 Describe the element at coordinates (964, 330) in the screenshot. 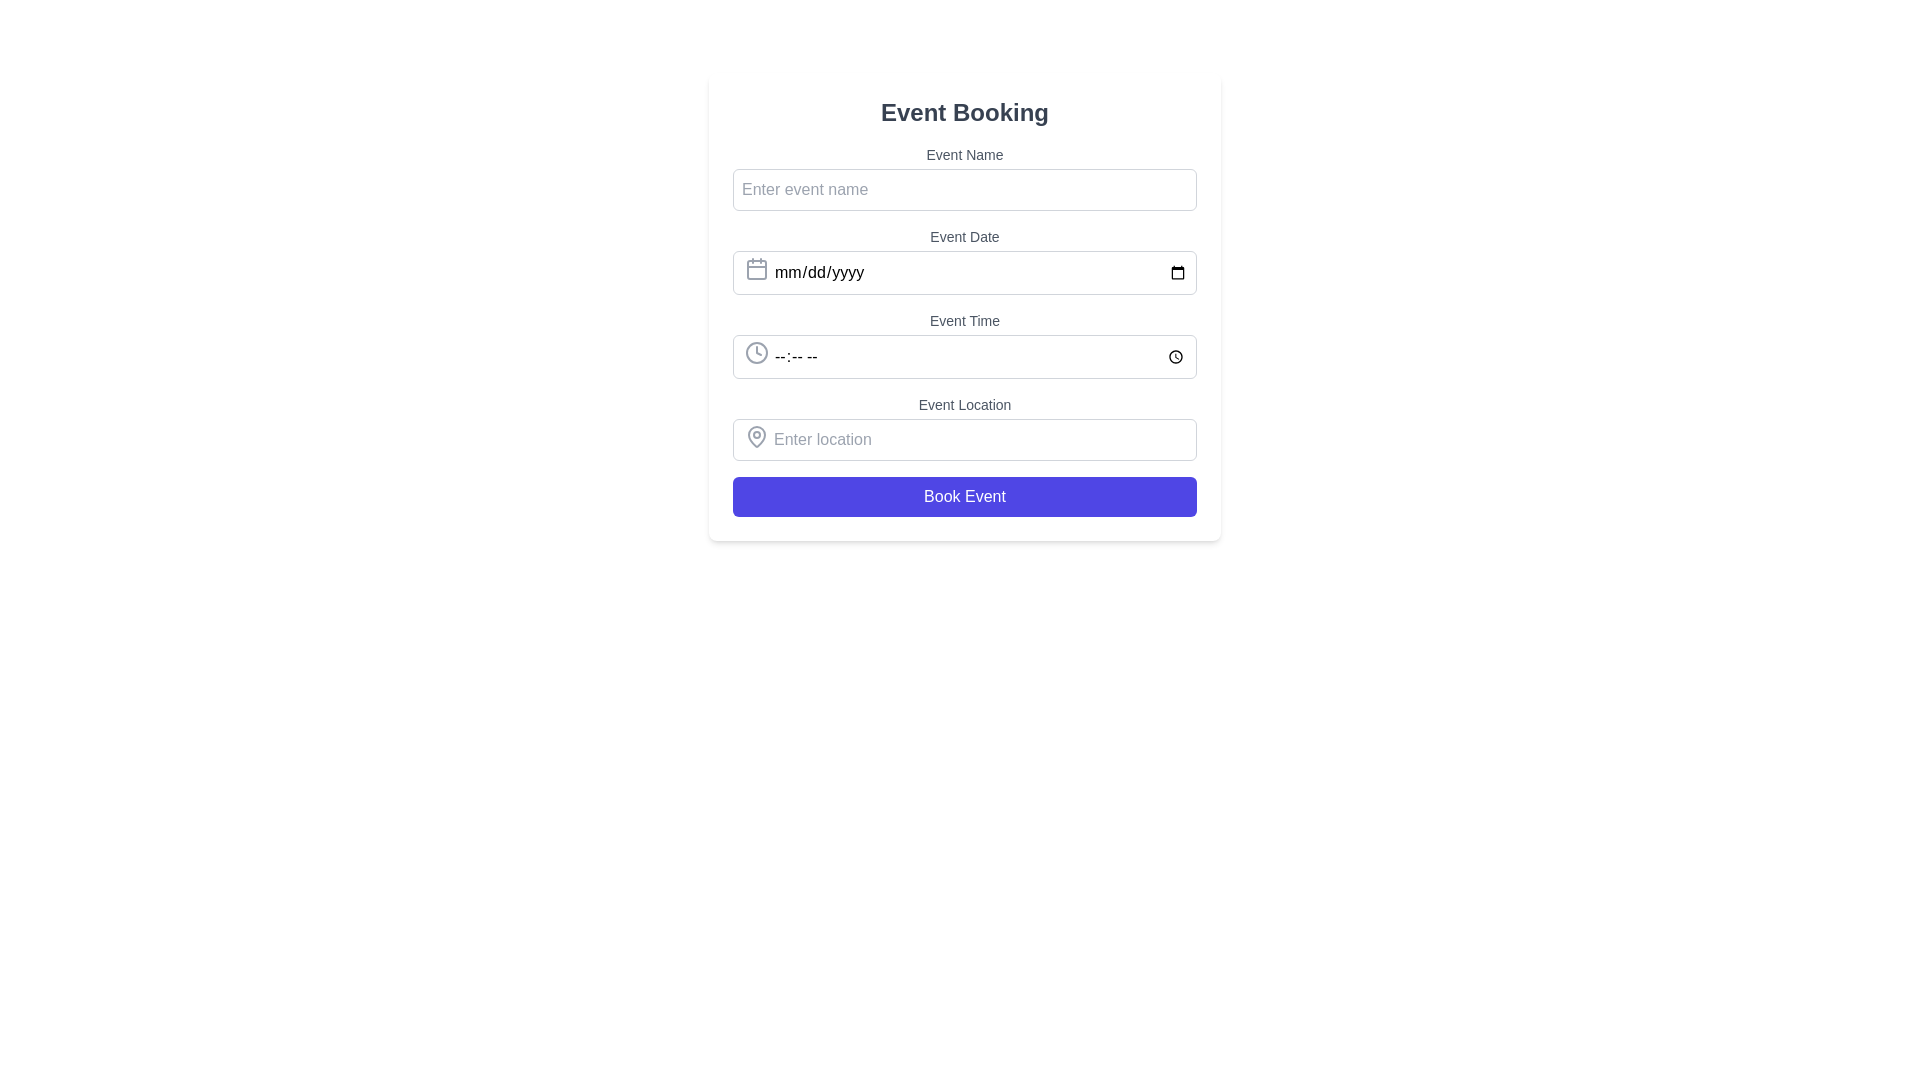

I see `a time from the time input field in the Event Booking form, which is styled within a white box with rounded corners and includes labeled fields for event details` at that location.